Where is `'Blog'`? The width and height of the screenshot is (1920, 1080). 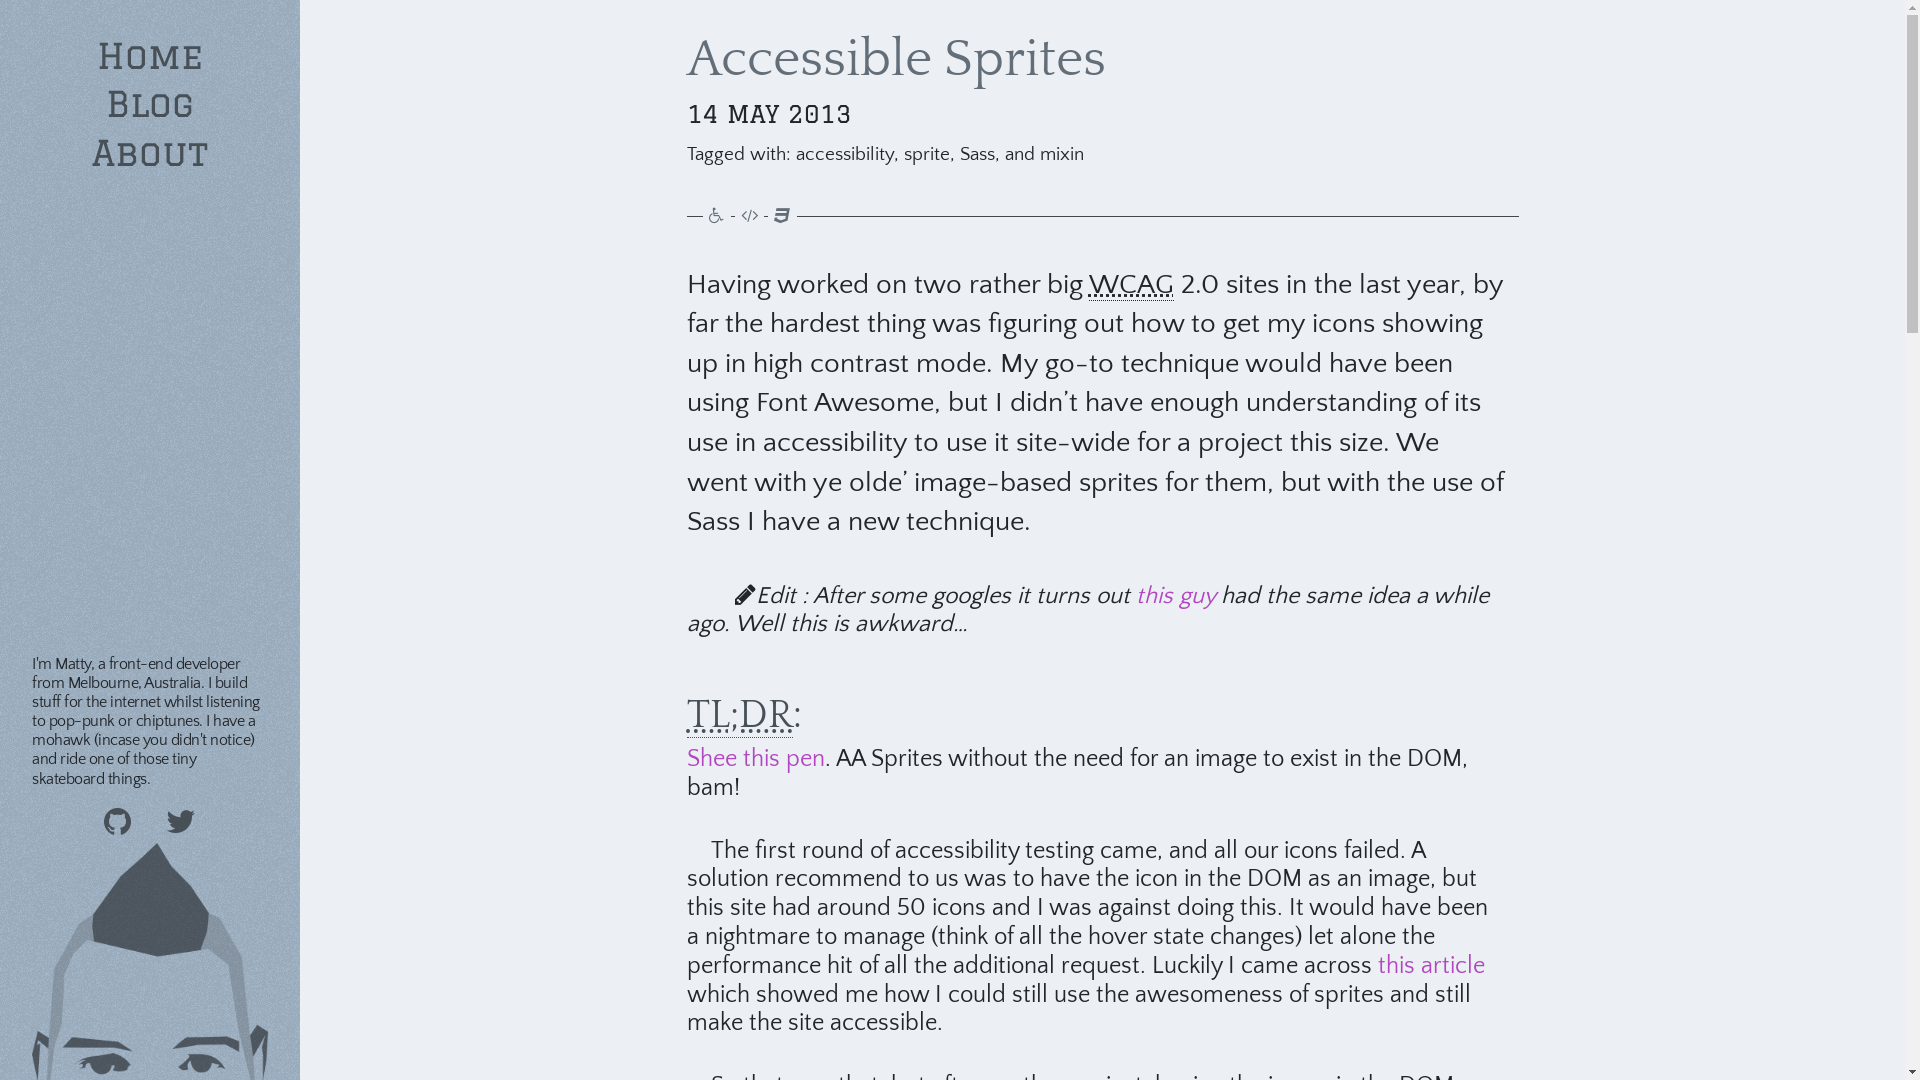
'Blog' is located at coordinates (148, 104).